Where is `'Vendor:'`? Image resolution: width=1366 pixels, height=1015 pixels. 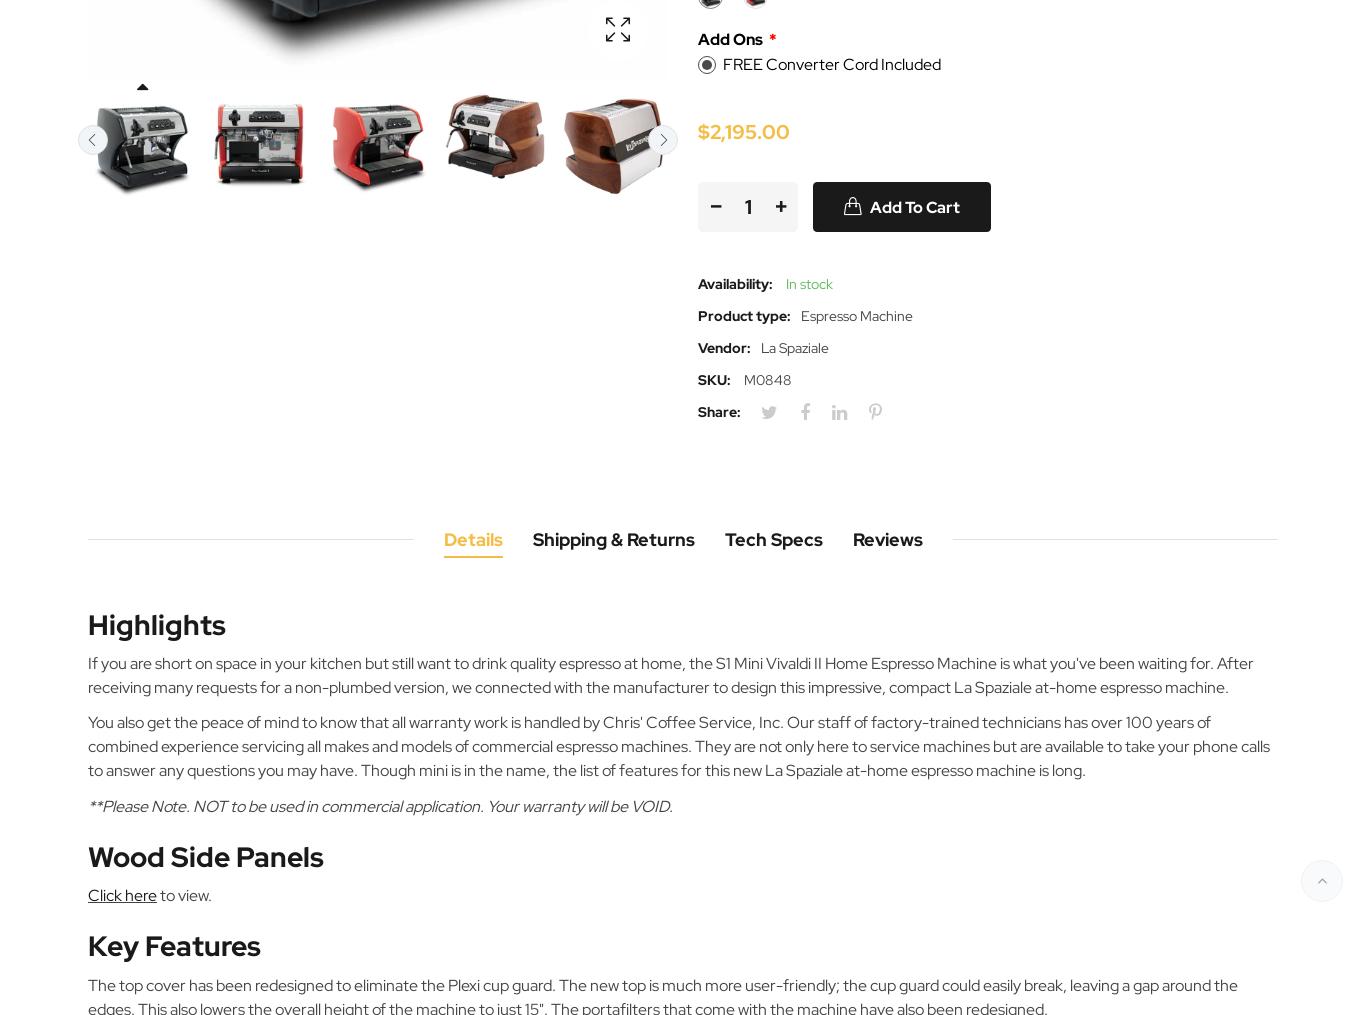 'Vendor:' is located at coordinates (724, 346).